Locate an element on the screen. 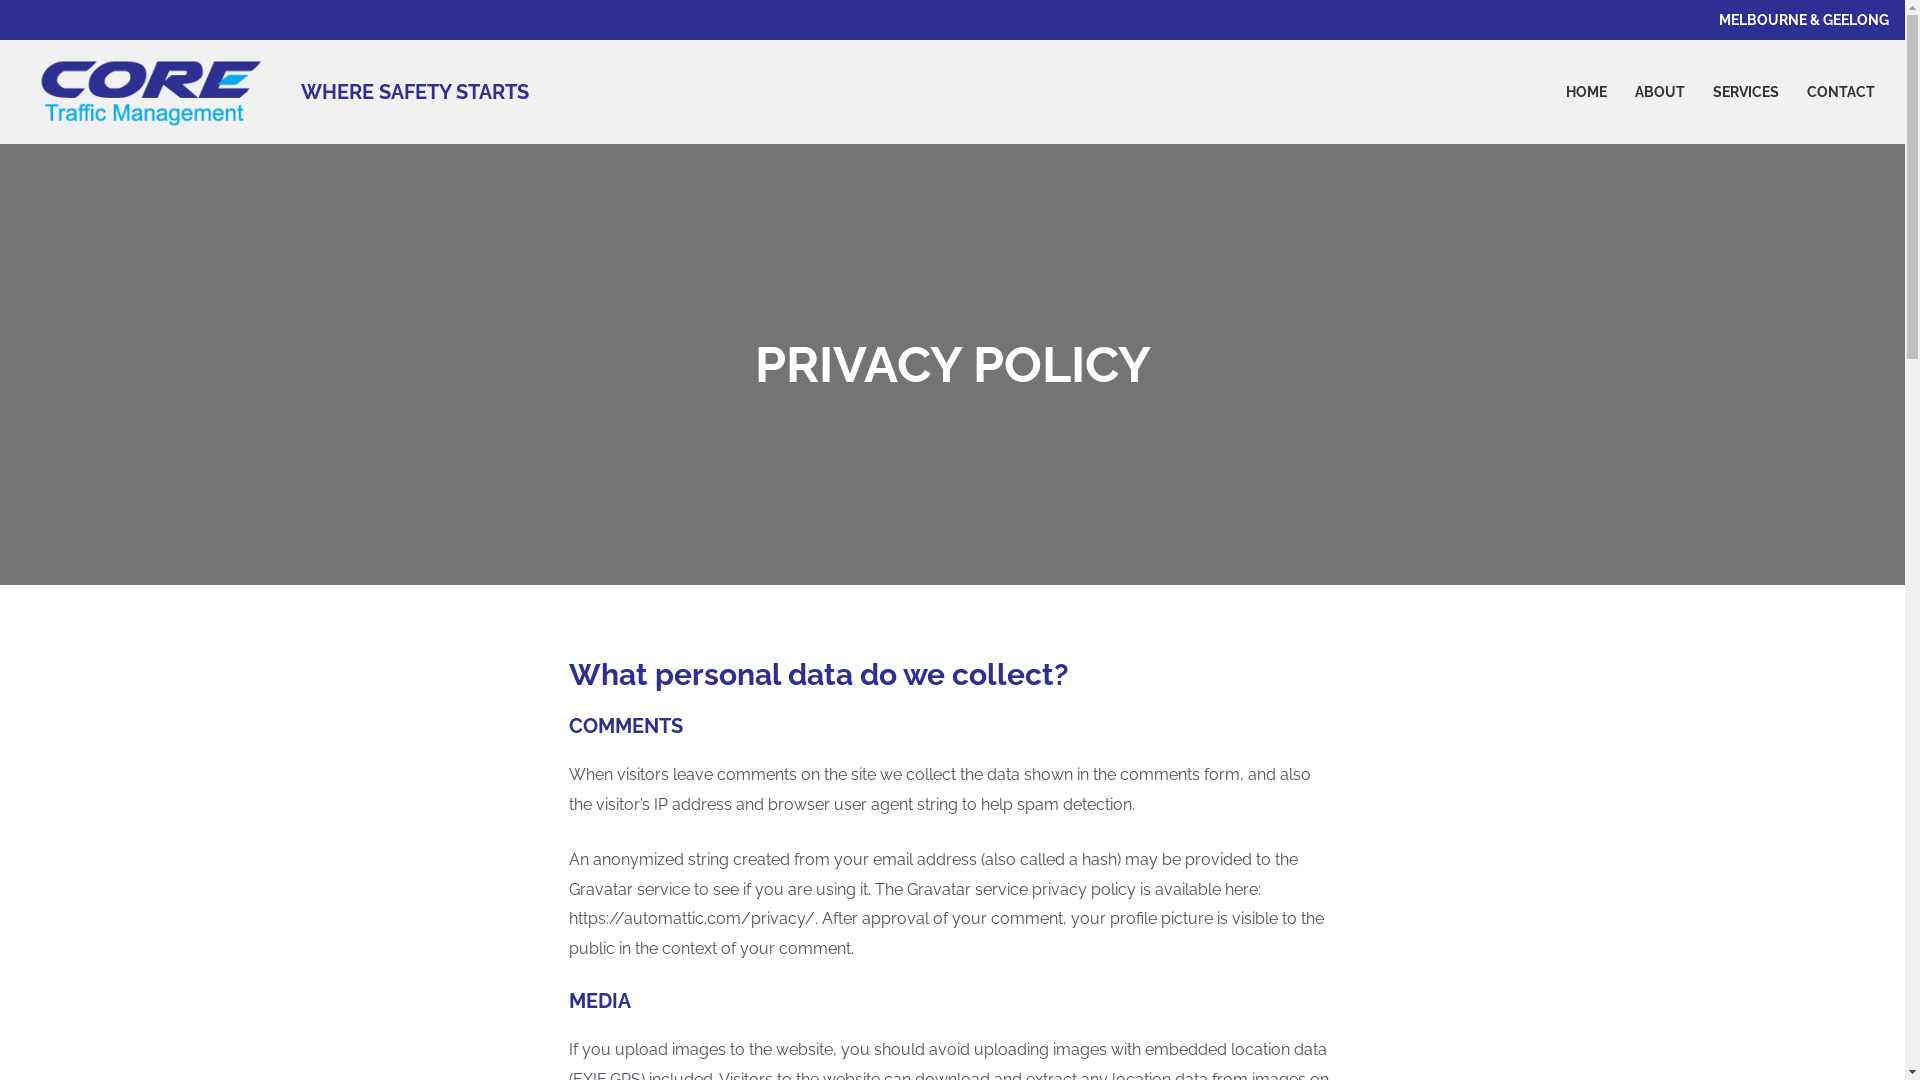 The image size is (1920, 1080). 'SERVICES' is located at coordinates (1745, 92).